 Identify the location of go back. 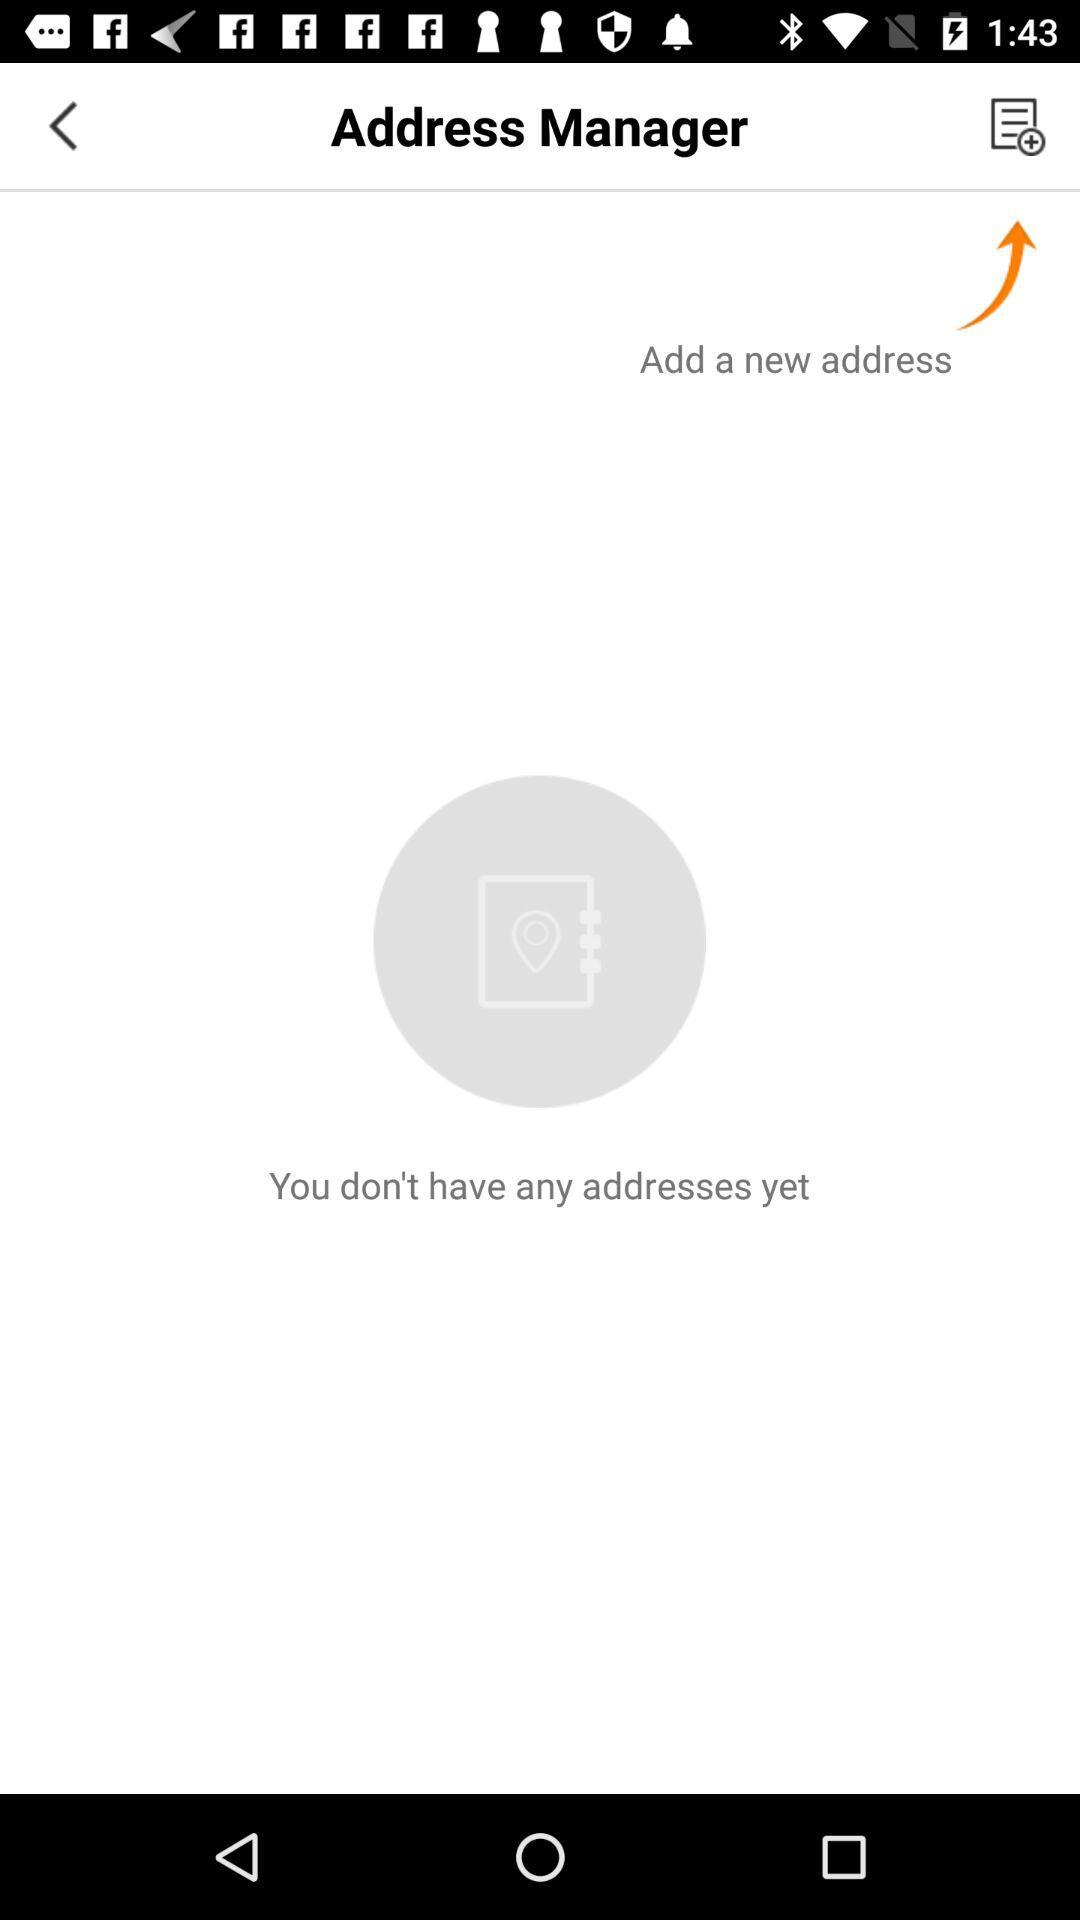
(61, 124).